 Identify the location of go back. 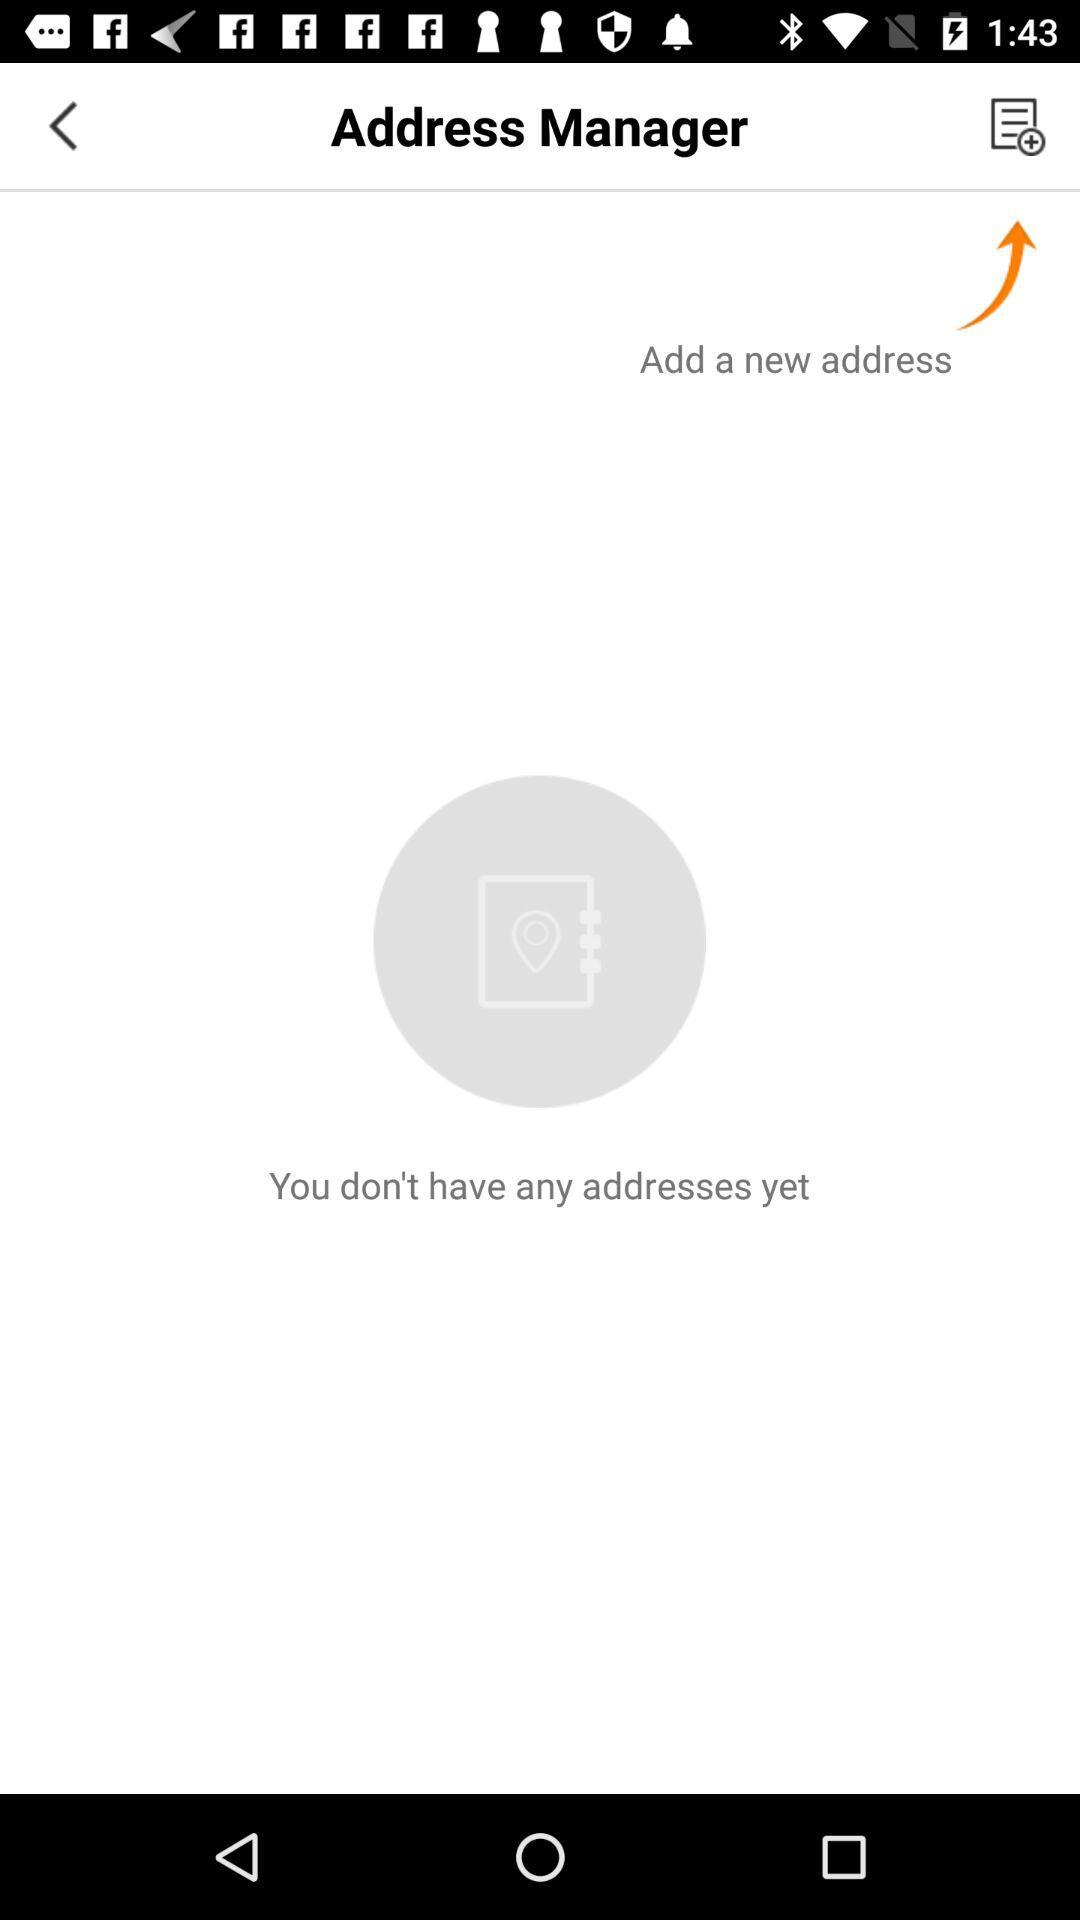
(61, 124).